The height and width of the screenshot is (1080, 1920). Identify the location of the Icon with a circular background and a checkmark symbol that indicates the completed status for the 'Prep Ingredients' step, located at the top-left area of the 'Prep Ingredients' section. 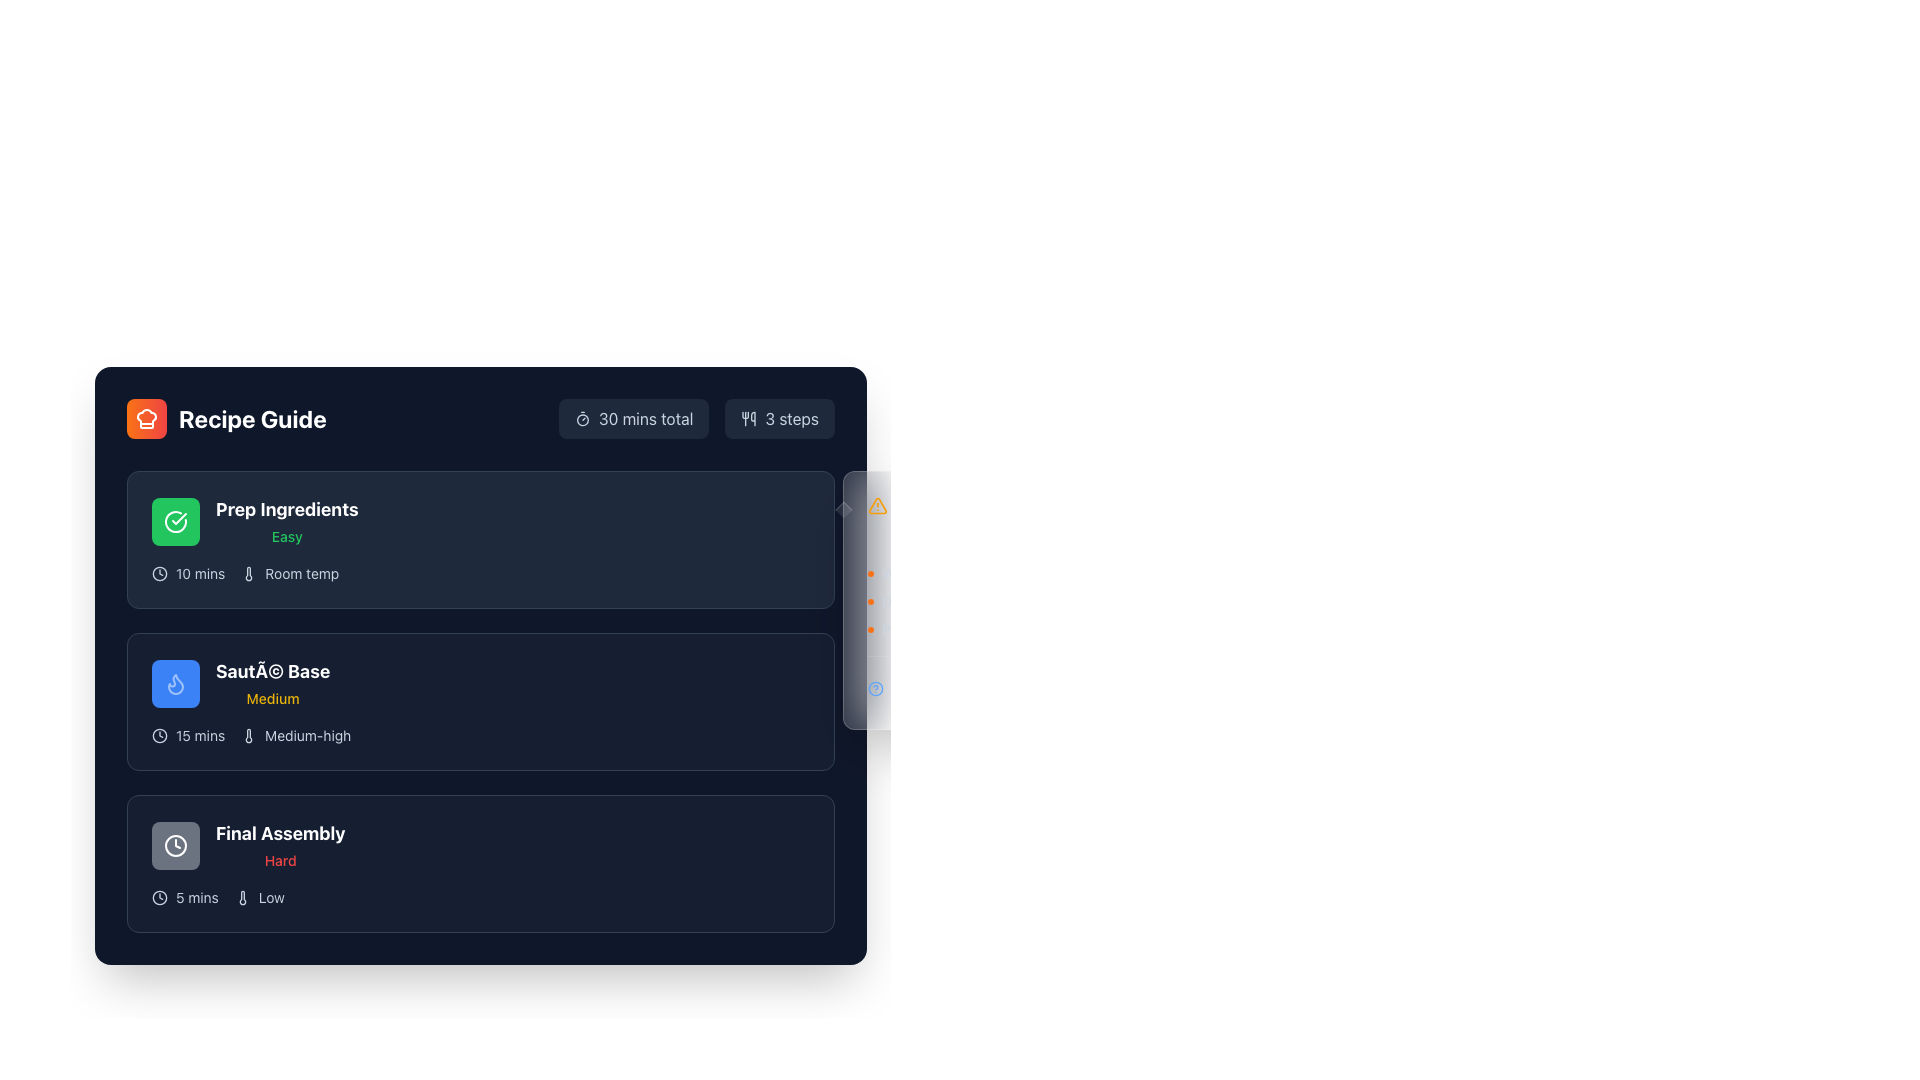
(176, 520).